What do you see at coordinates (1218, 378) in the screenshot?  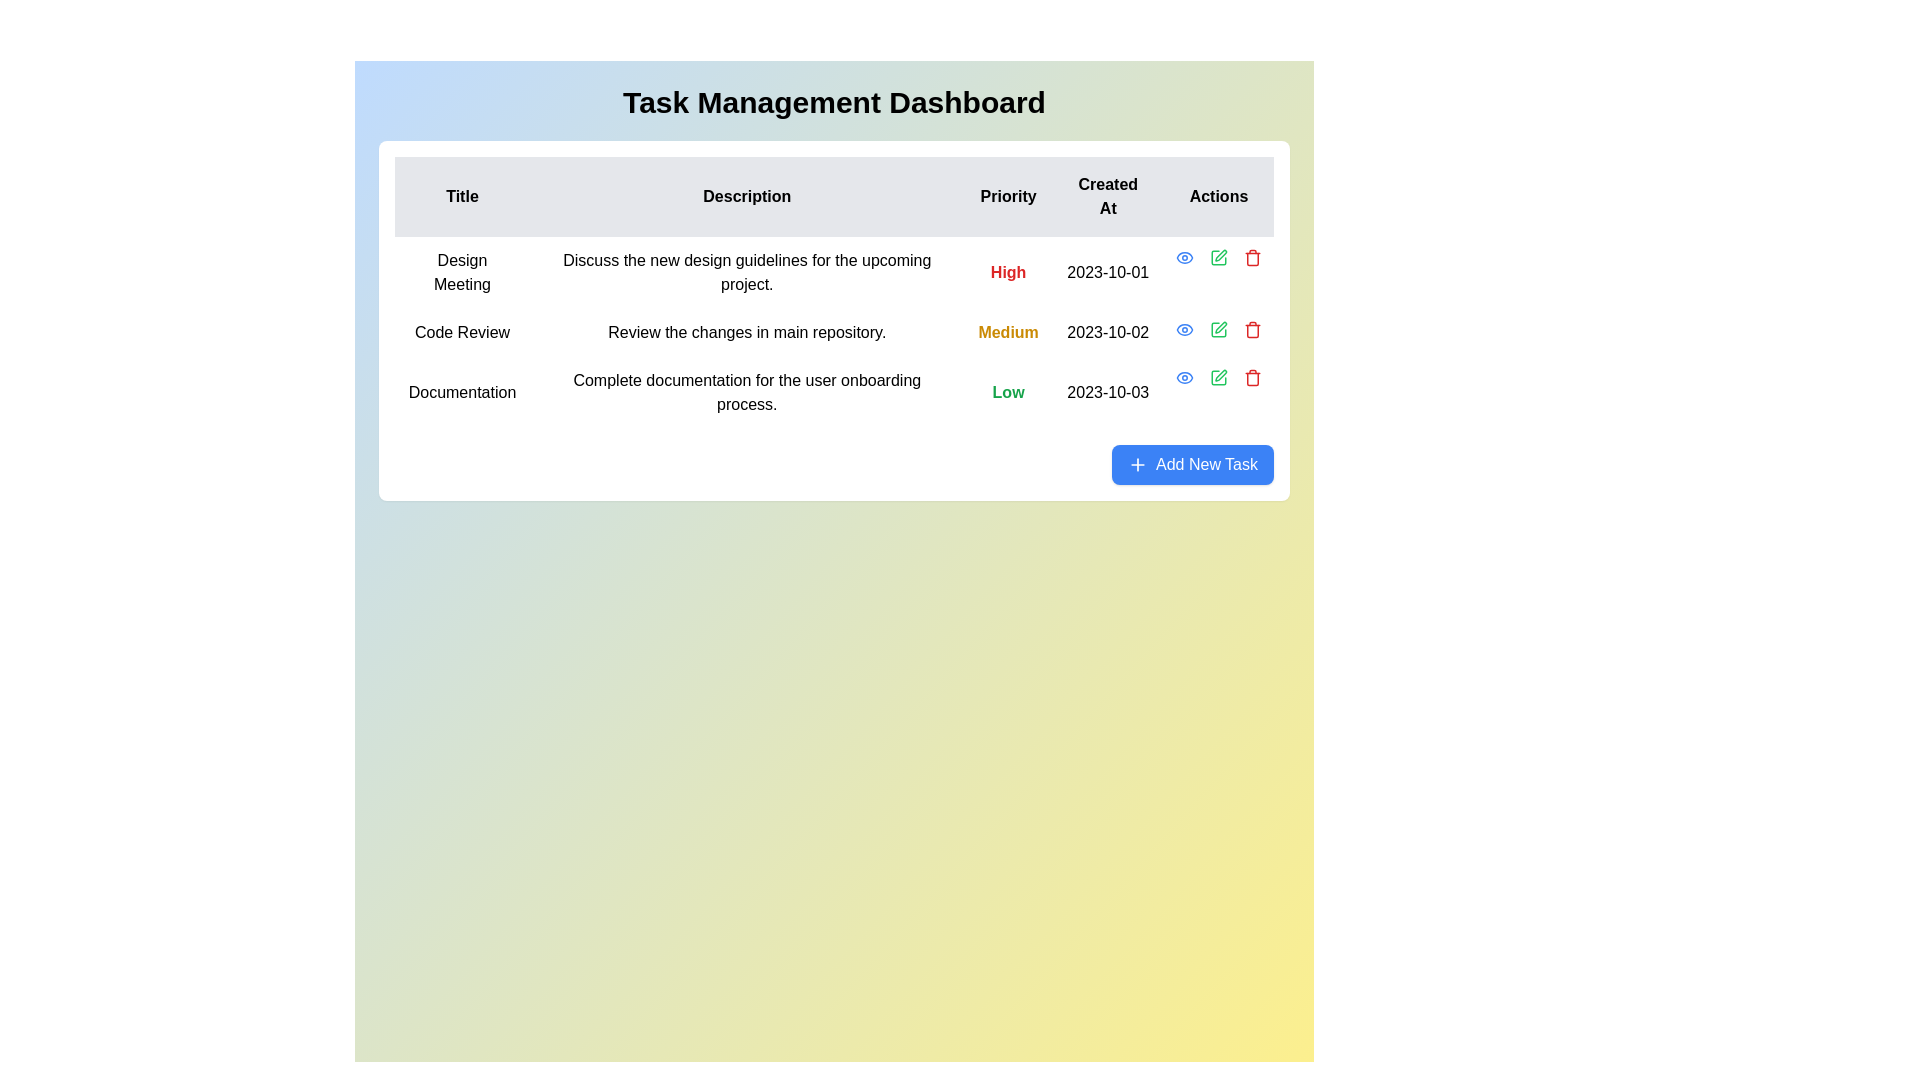 I see `the green editing button located in the 'Actions' column of the last row for the 'Documentation' entry` at bounding box center [1218, 378].